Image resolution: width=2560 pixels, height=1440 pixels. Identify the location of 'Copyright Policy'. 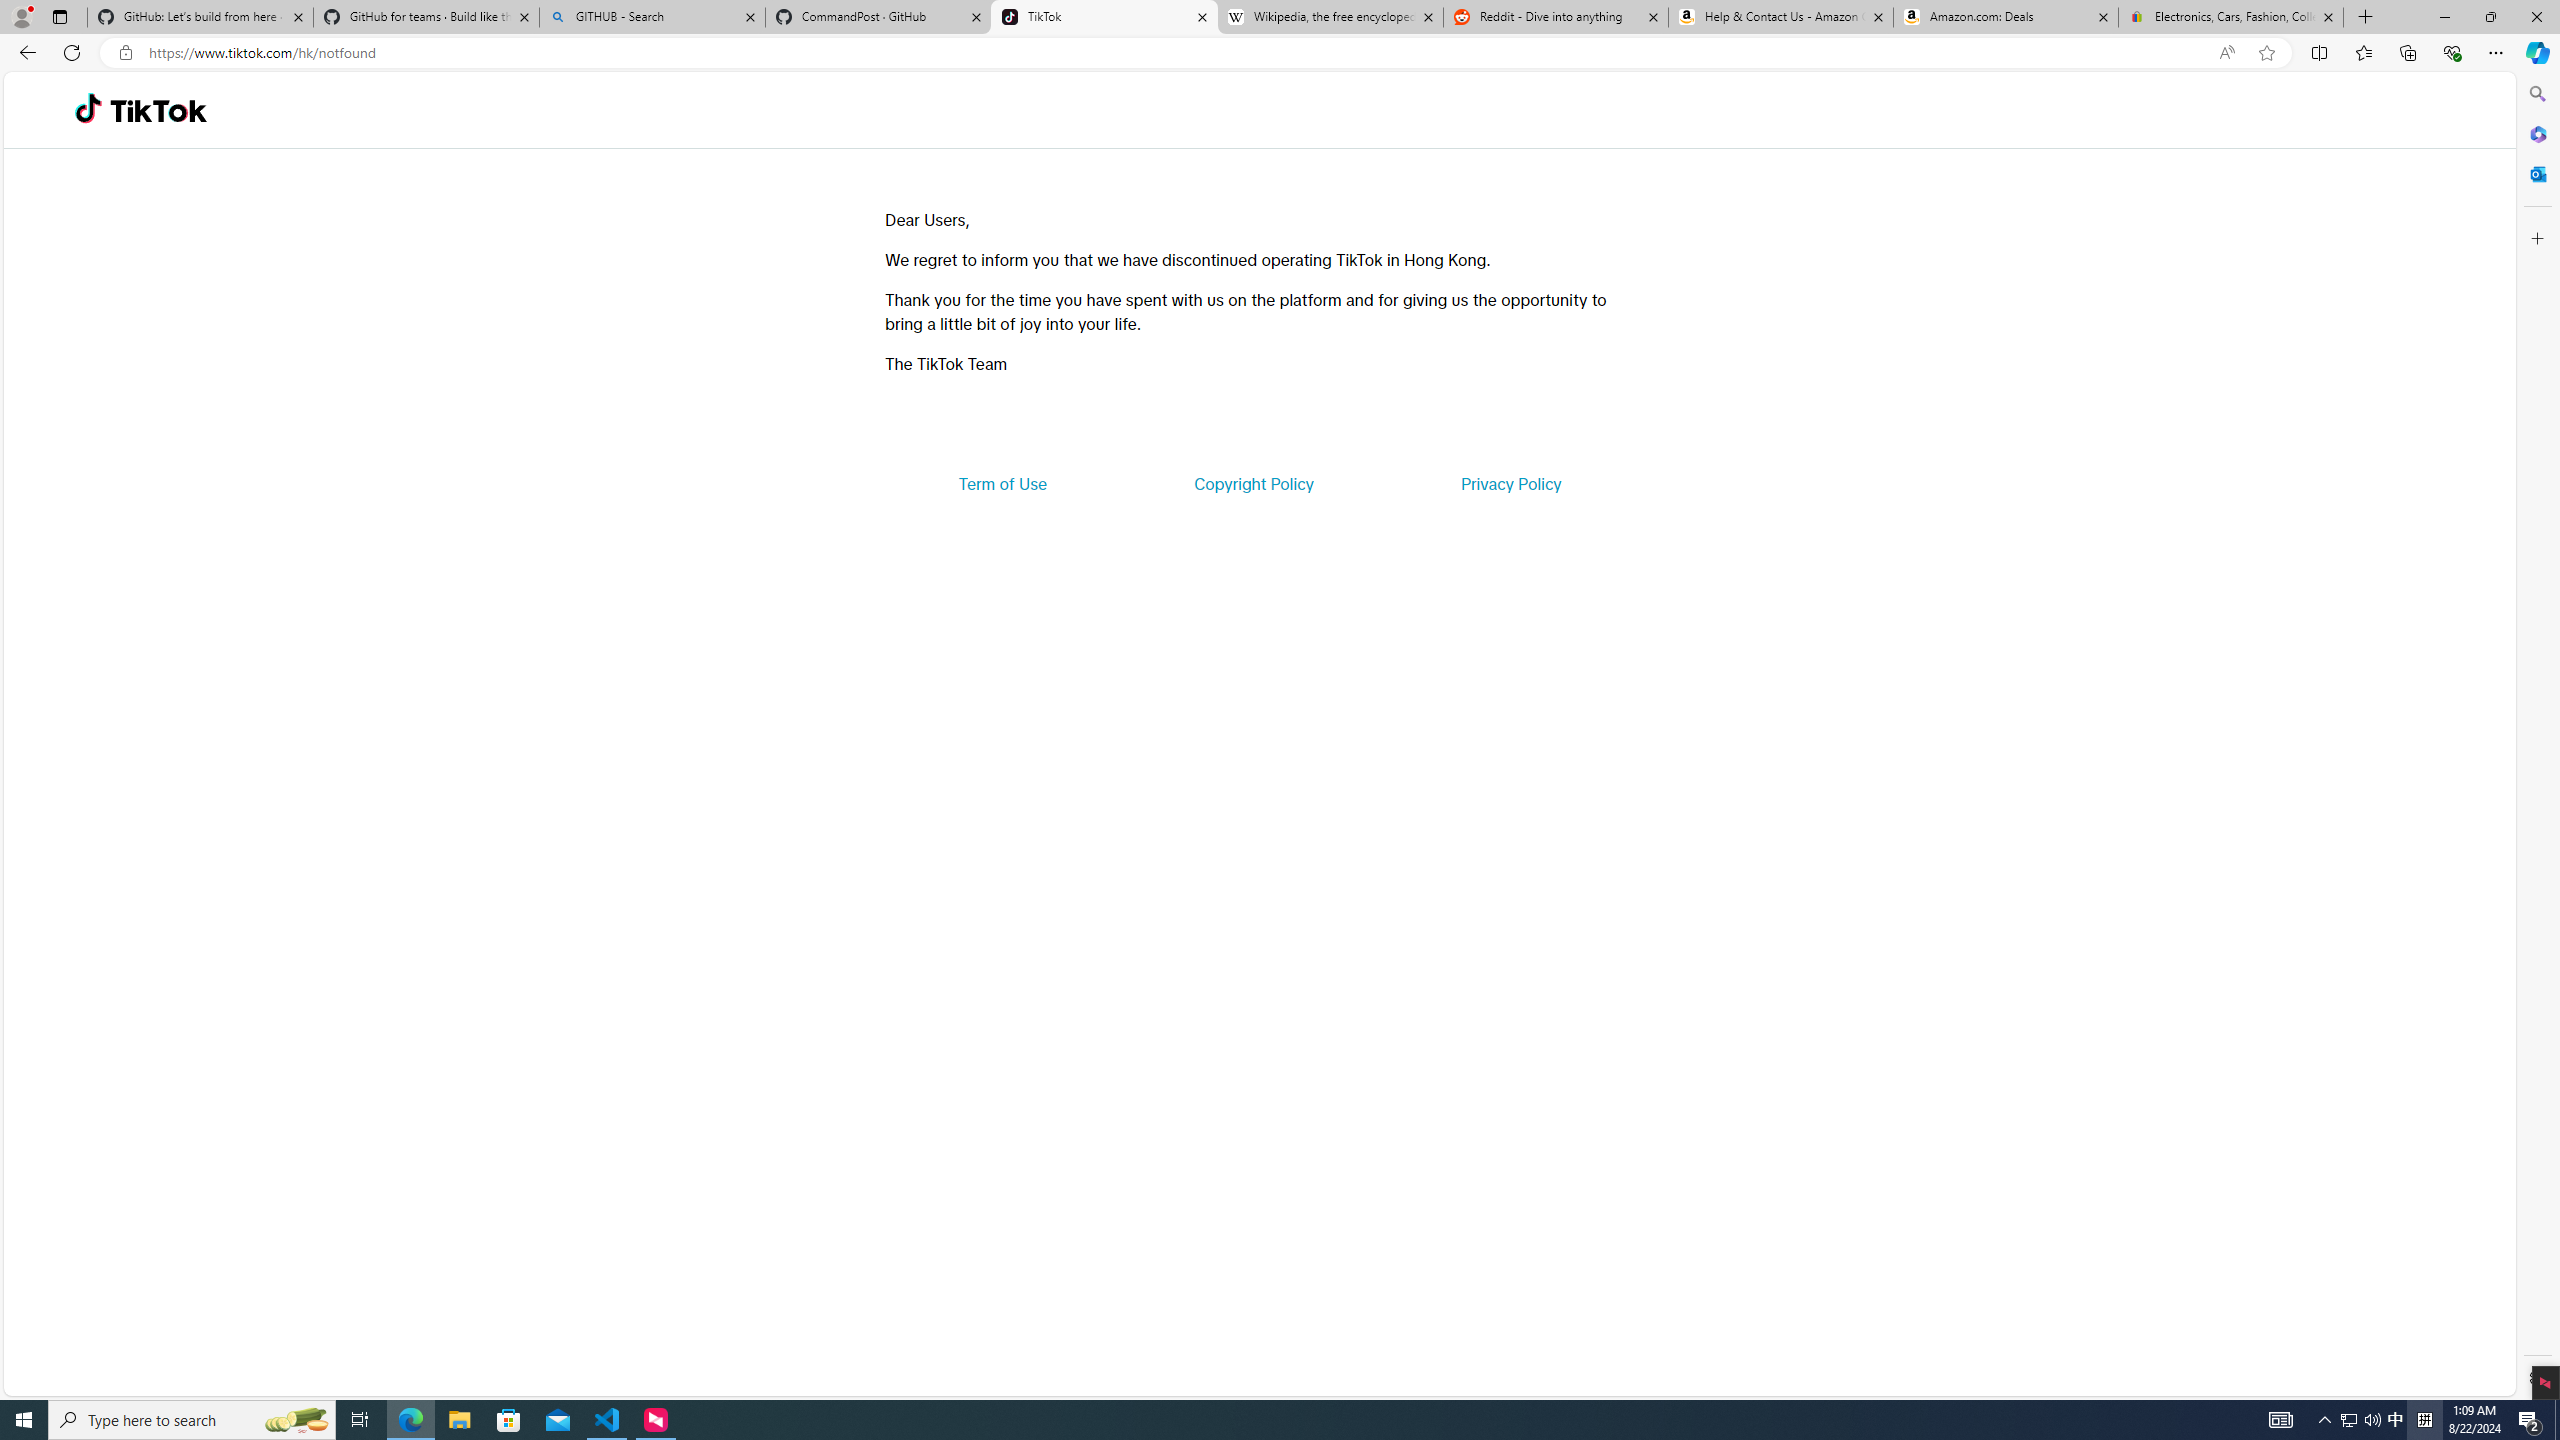
(1252, 482).